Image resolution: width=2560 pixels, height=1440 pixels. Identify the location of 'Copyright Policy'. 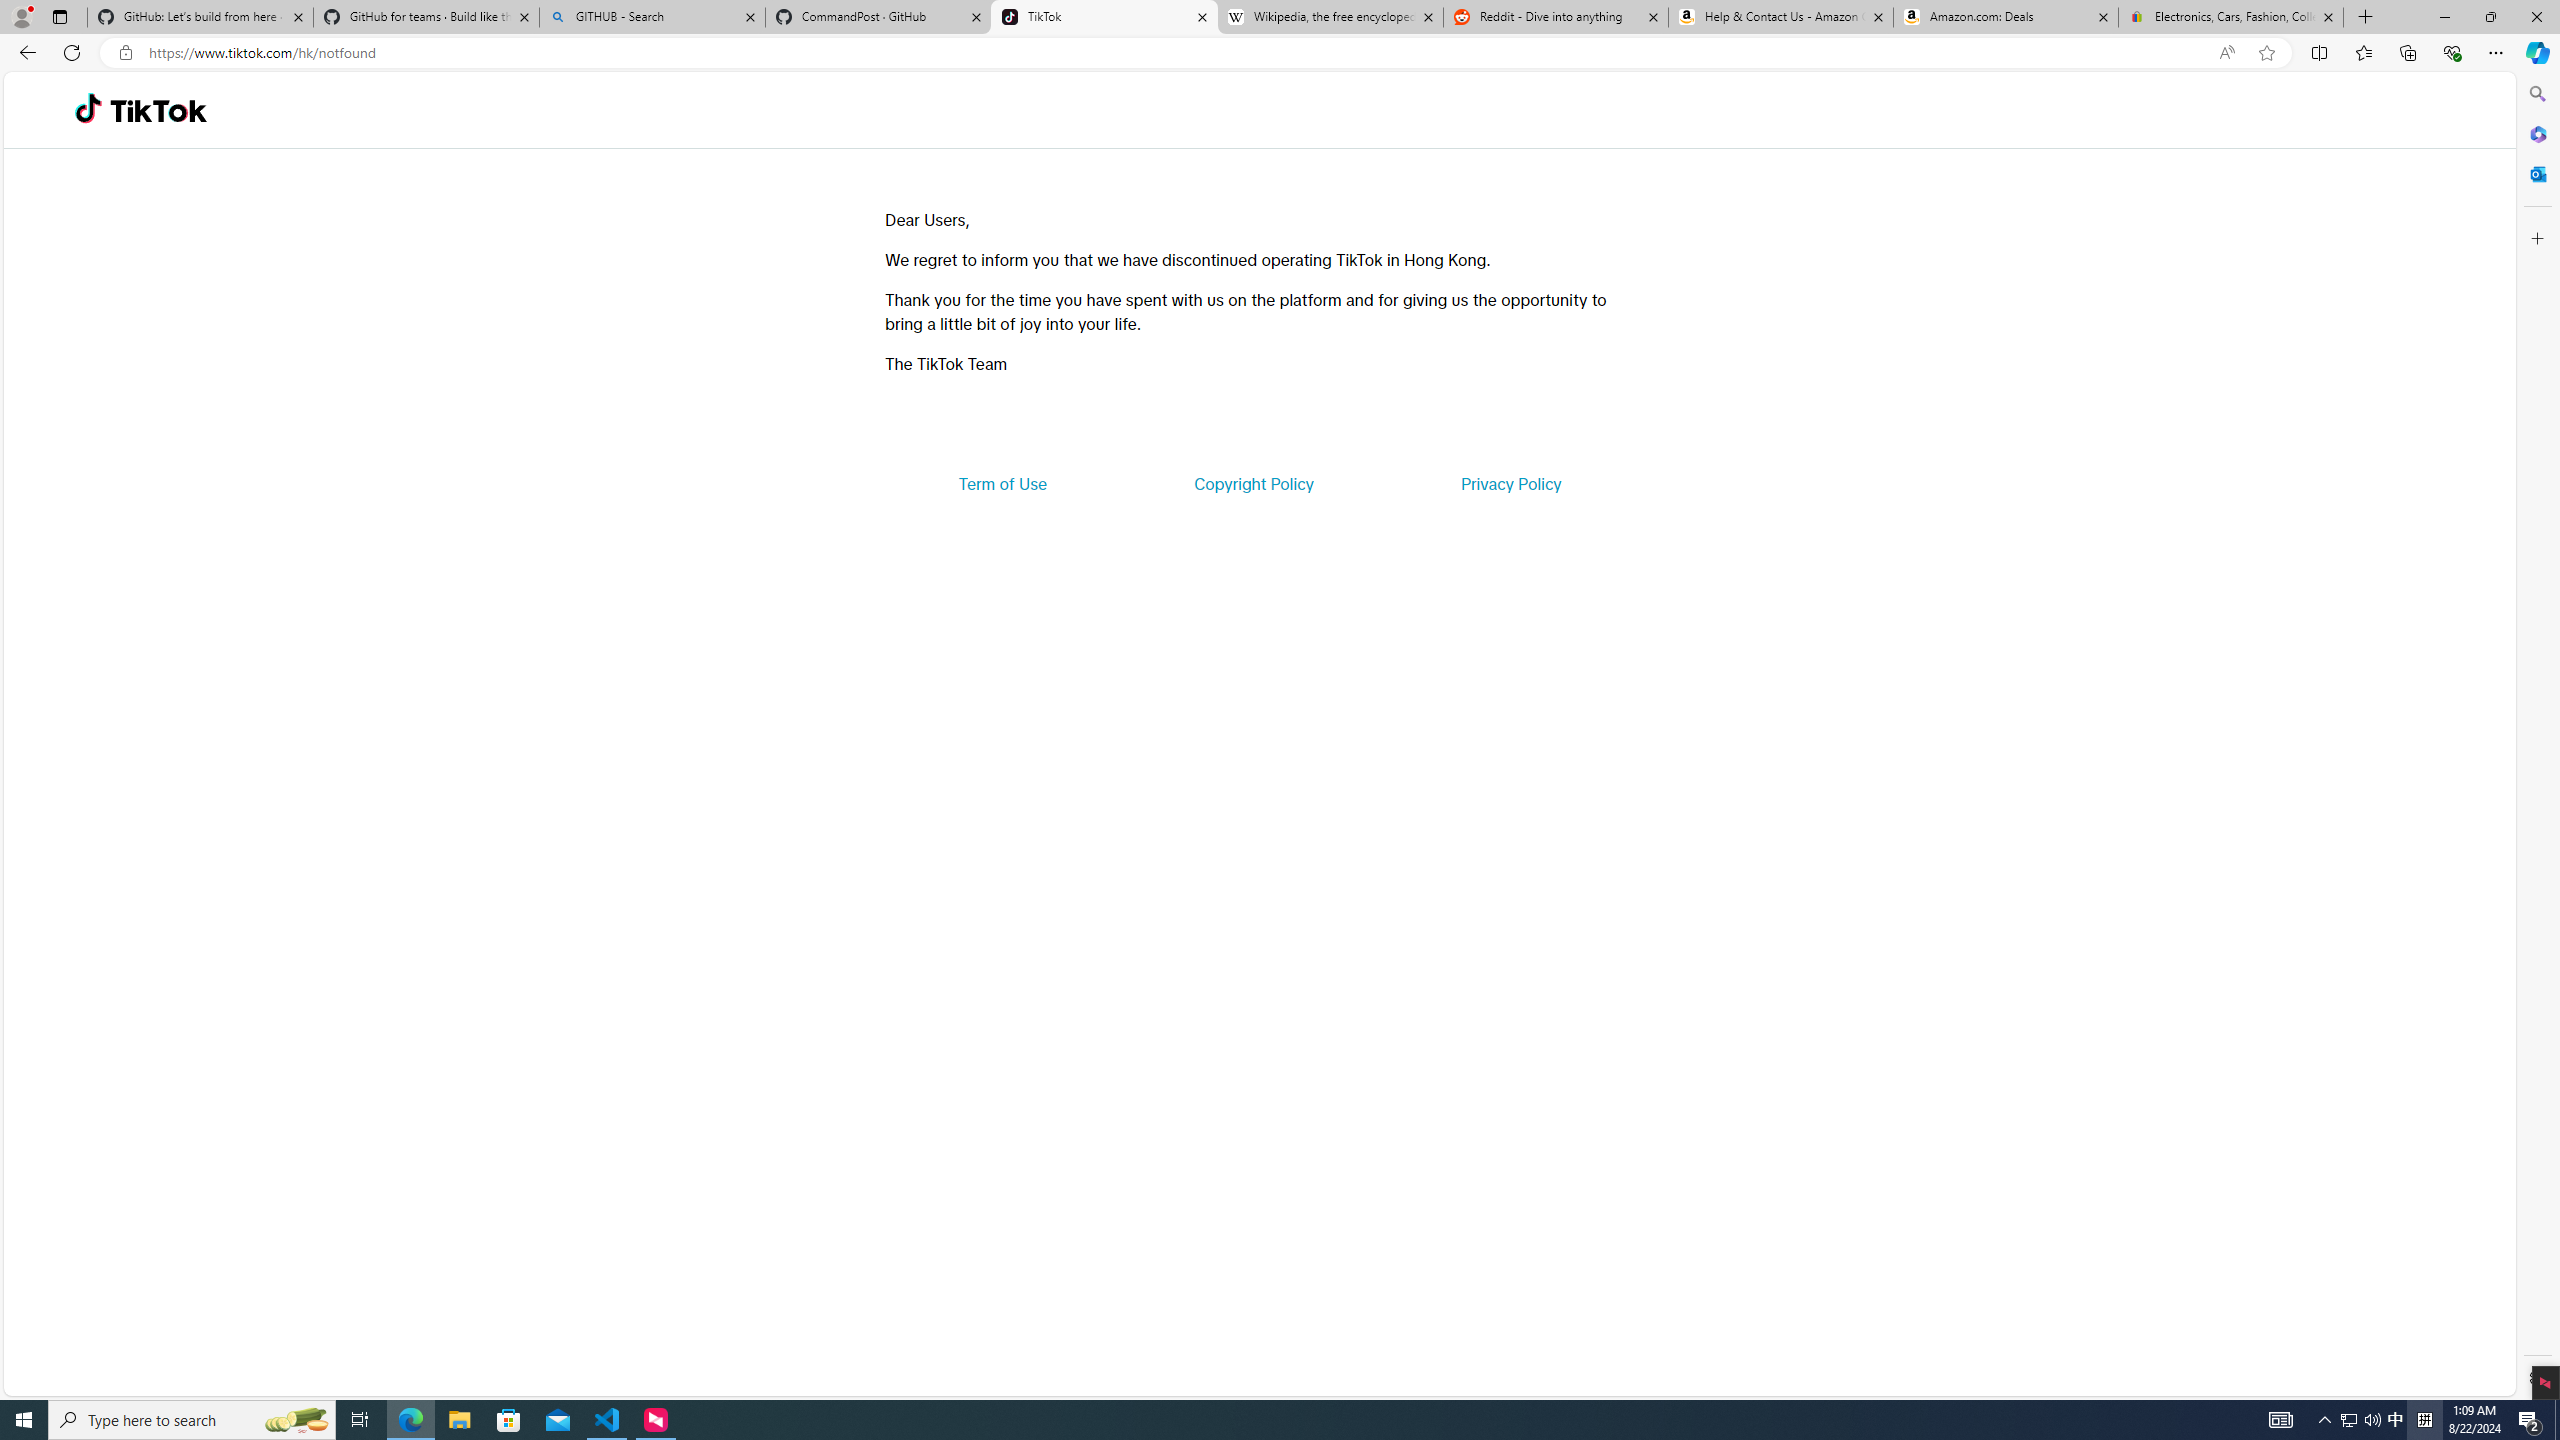
(1252, 482).